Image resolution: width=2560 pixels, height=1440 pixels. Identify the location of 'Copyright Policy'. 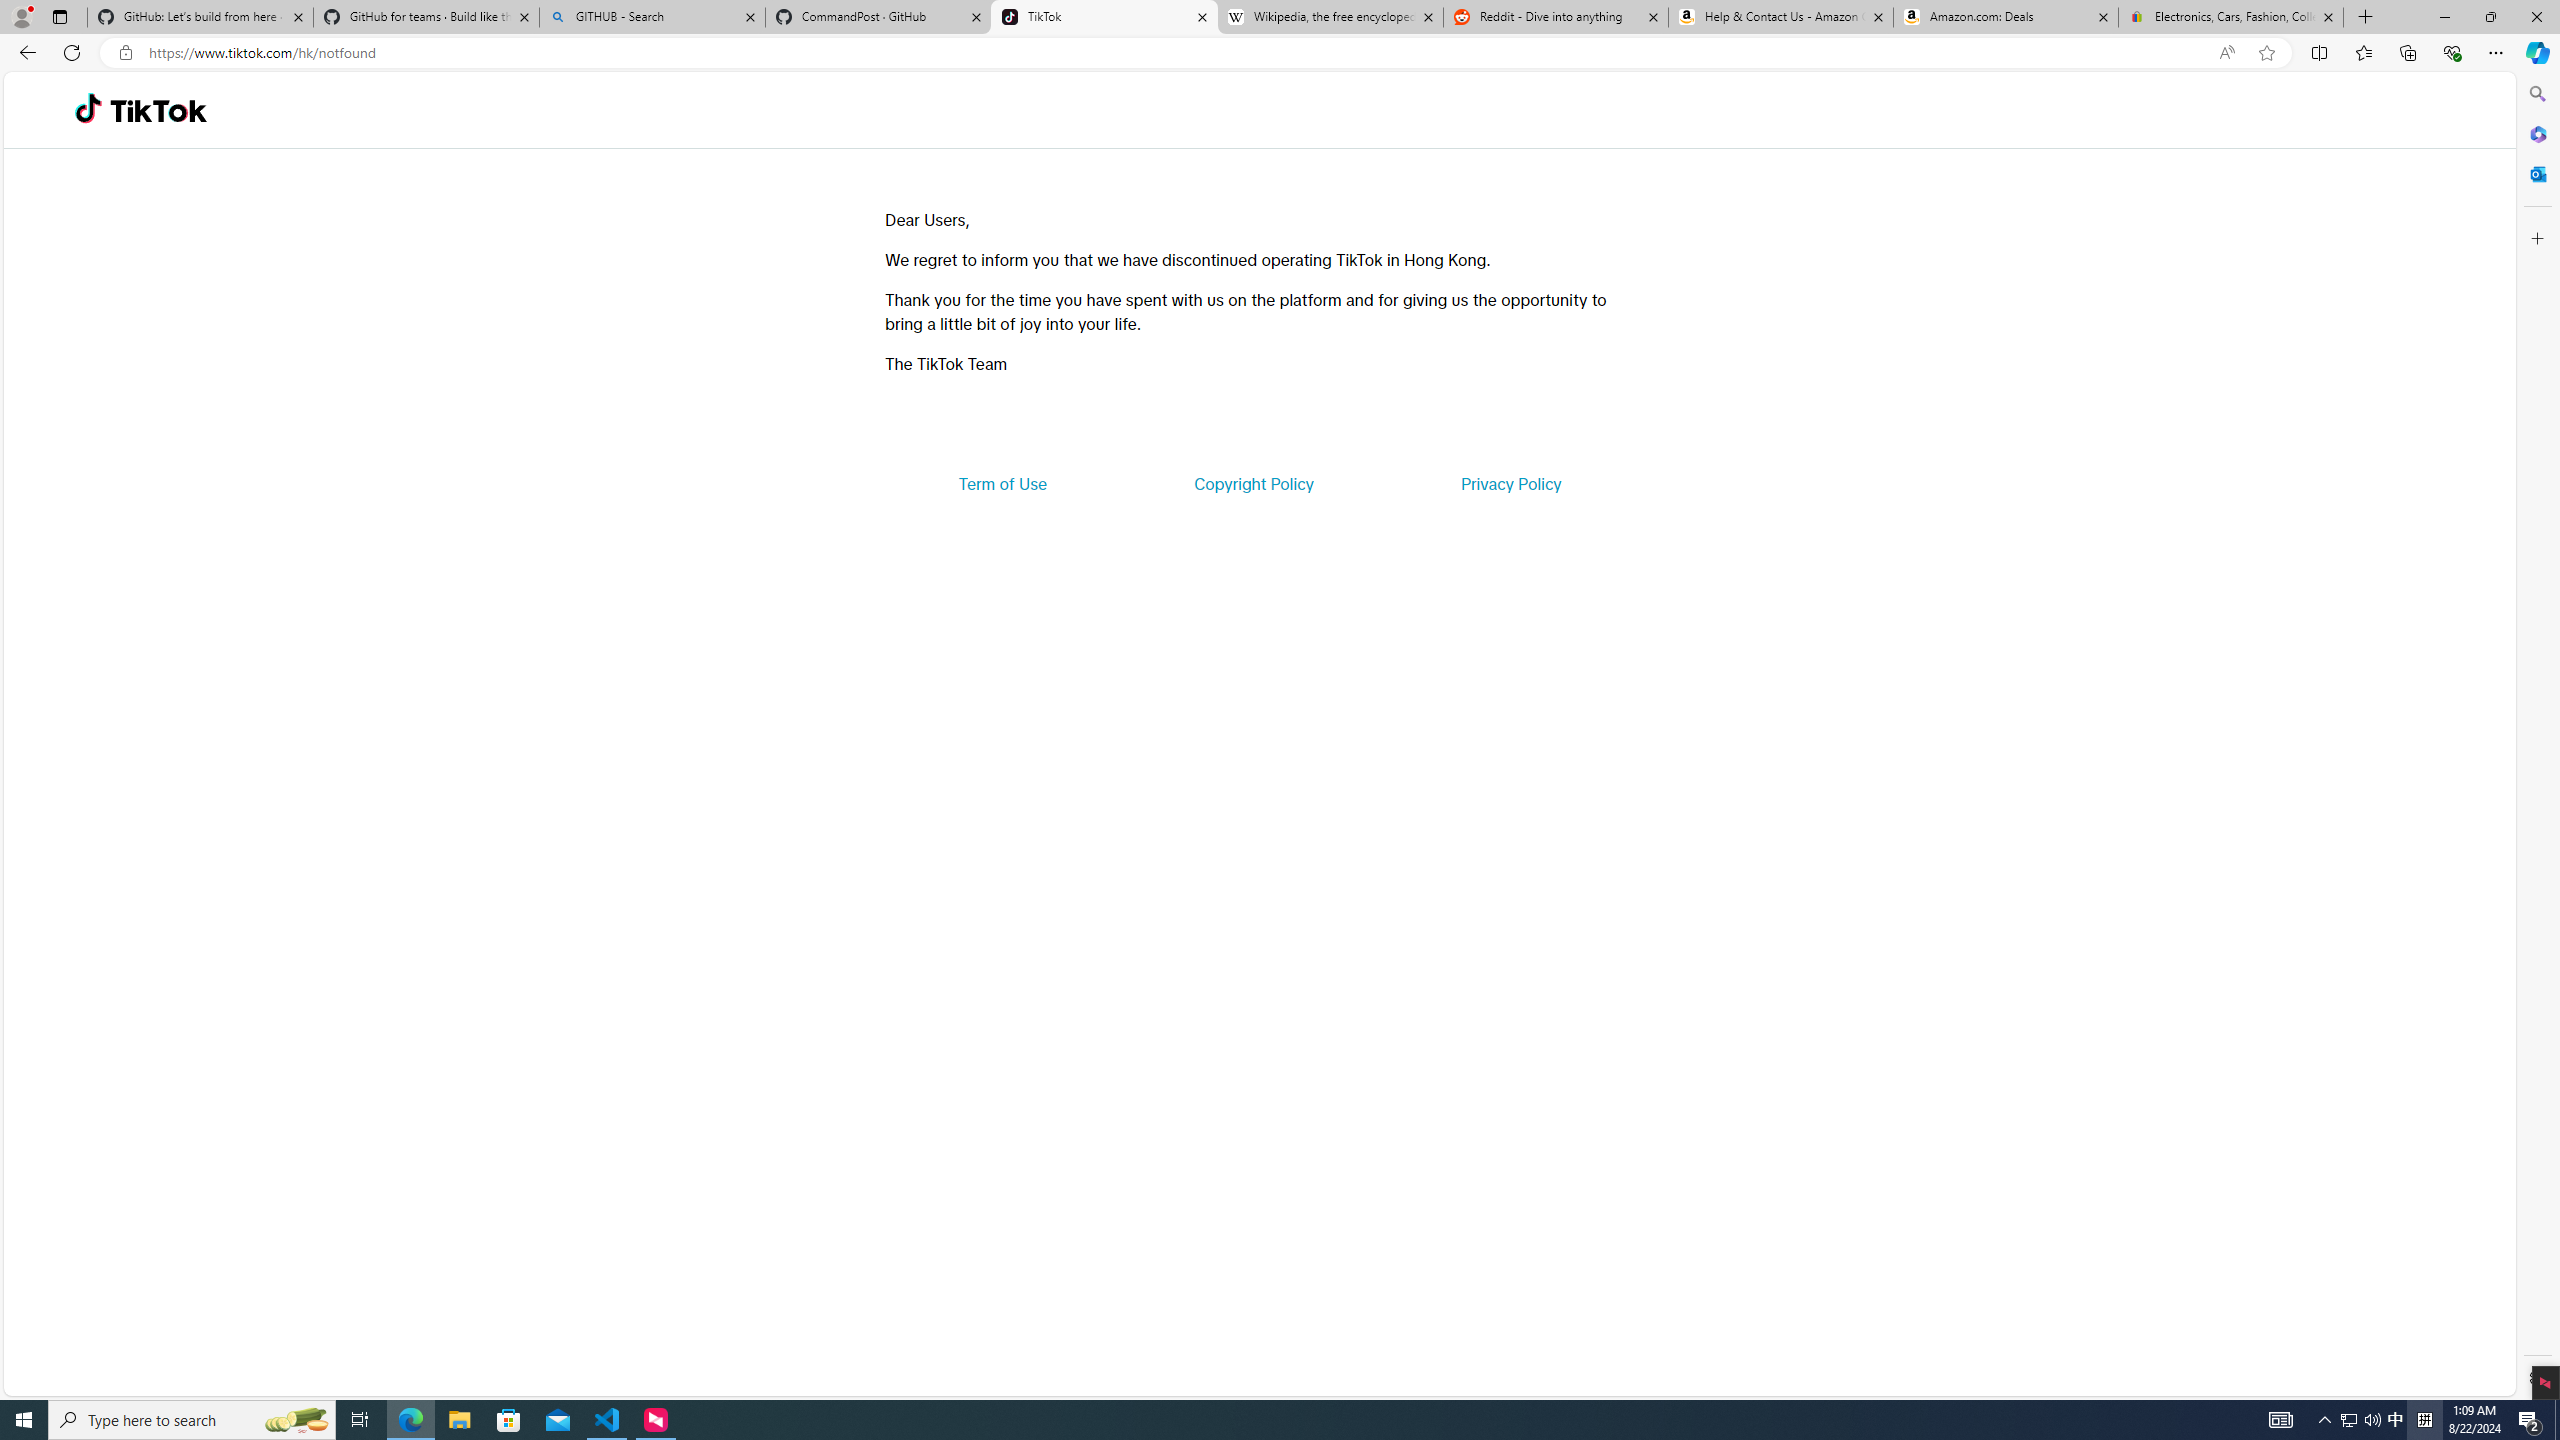
(1252, 482).